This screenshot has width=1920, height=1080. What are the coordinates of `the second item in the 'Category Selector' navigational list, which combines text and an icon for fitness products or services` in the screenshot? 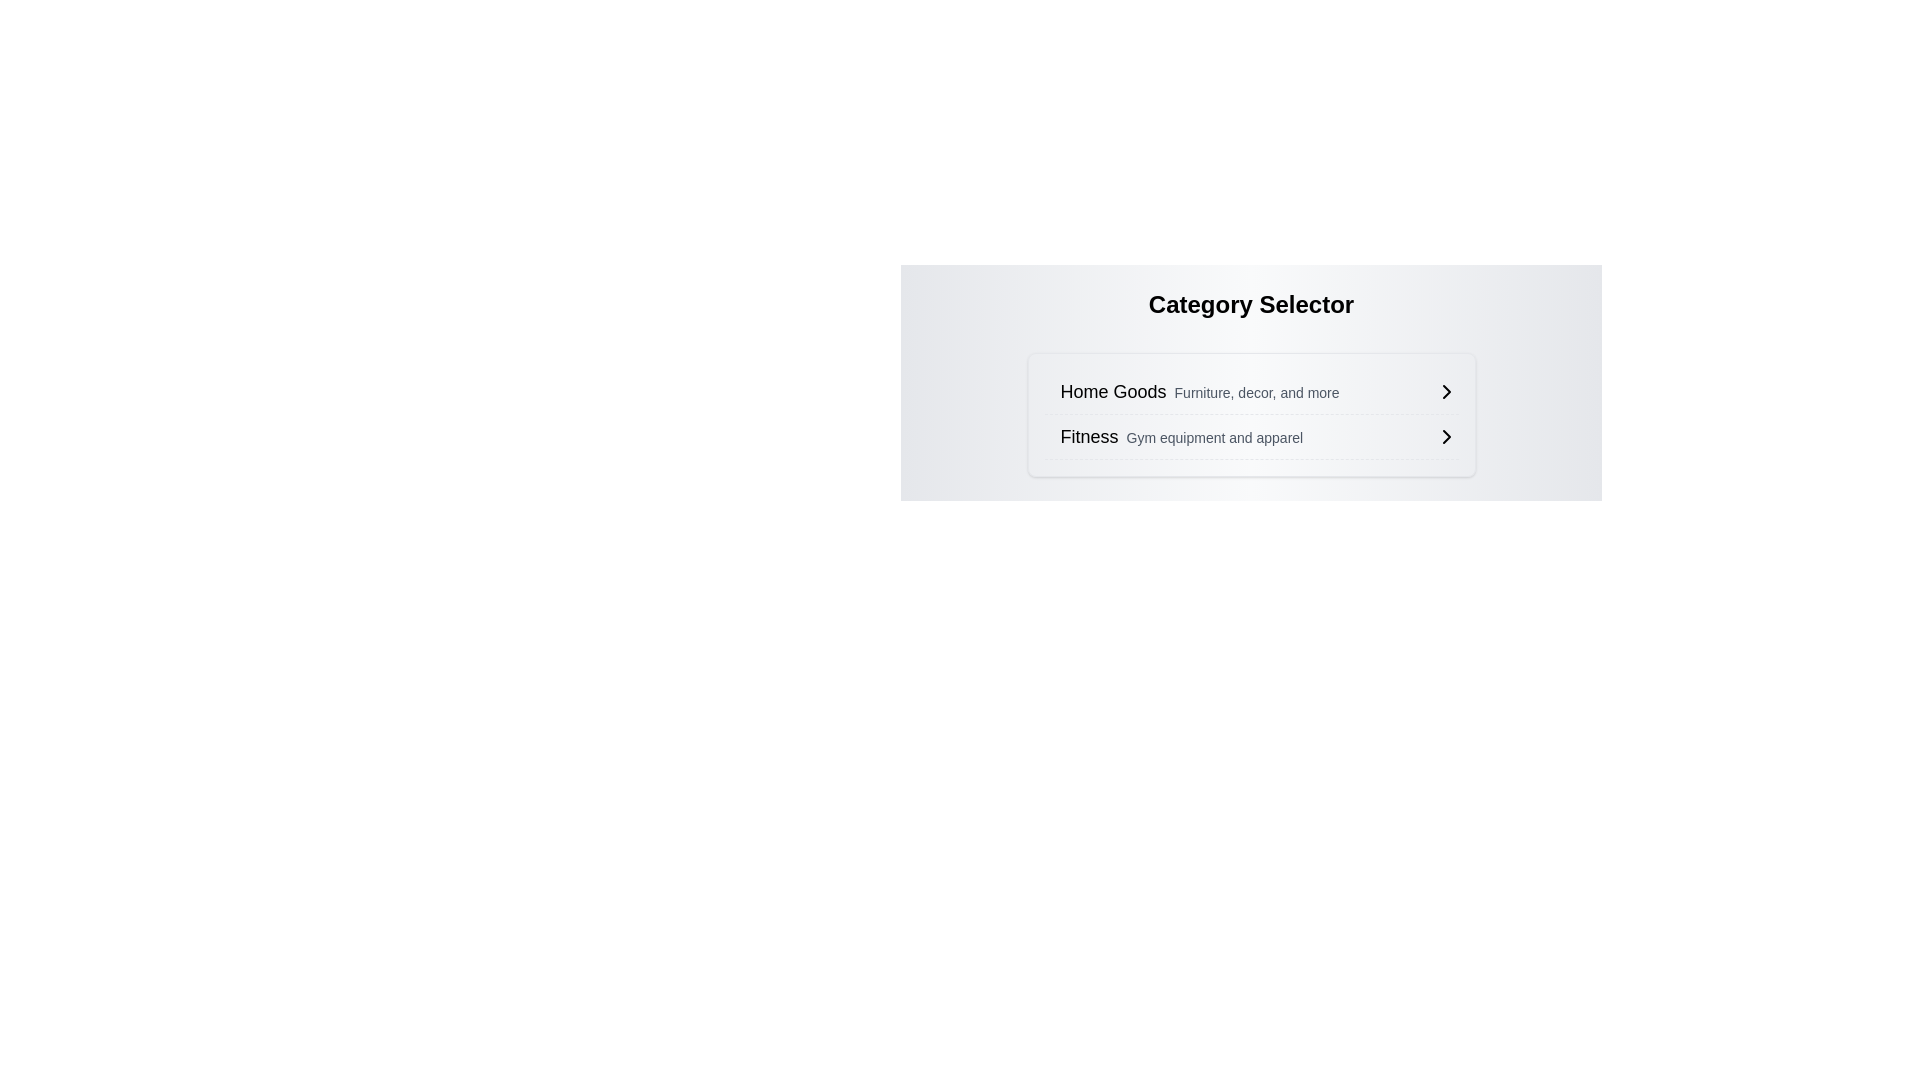 It's located at (1250, 436).